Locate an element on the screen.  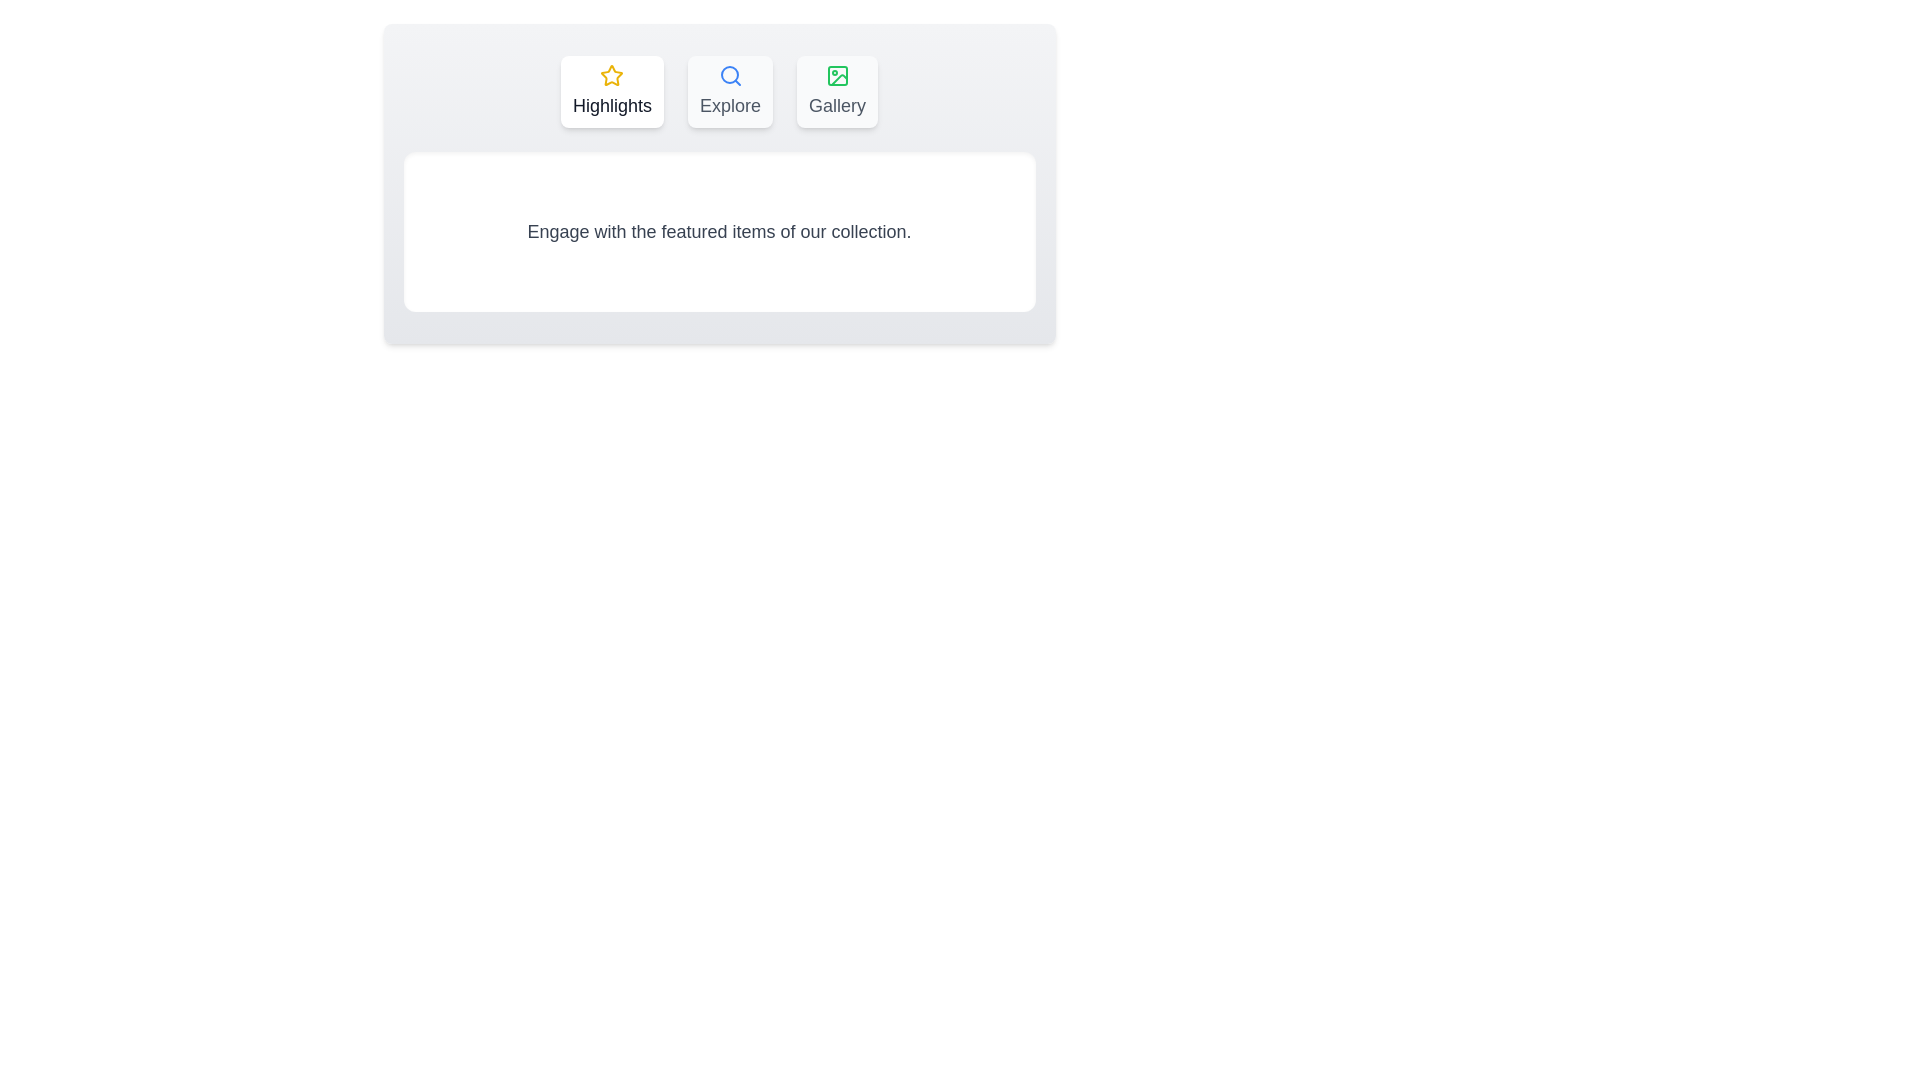
the tab labeled Gallery to observe the hover animation is located at coordinates (837, 92).